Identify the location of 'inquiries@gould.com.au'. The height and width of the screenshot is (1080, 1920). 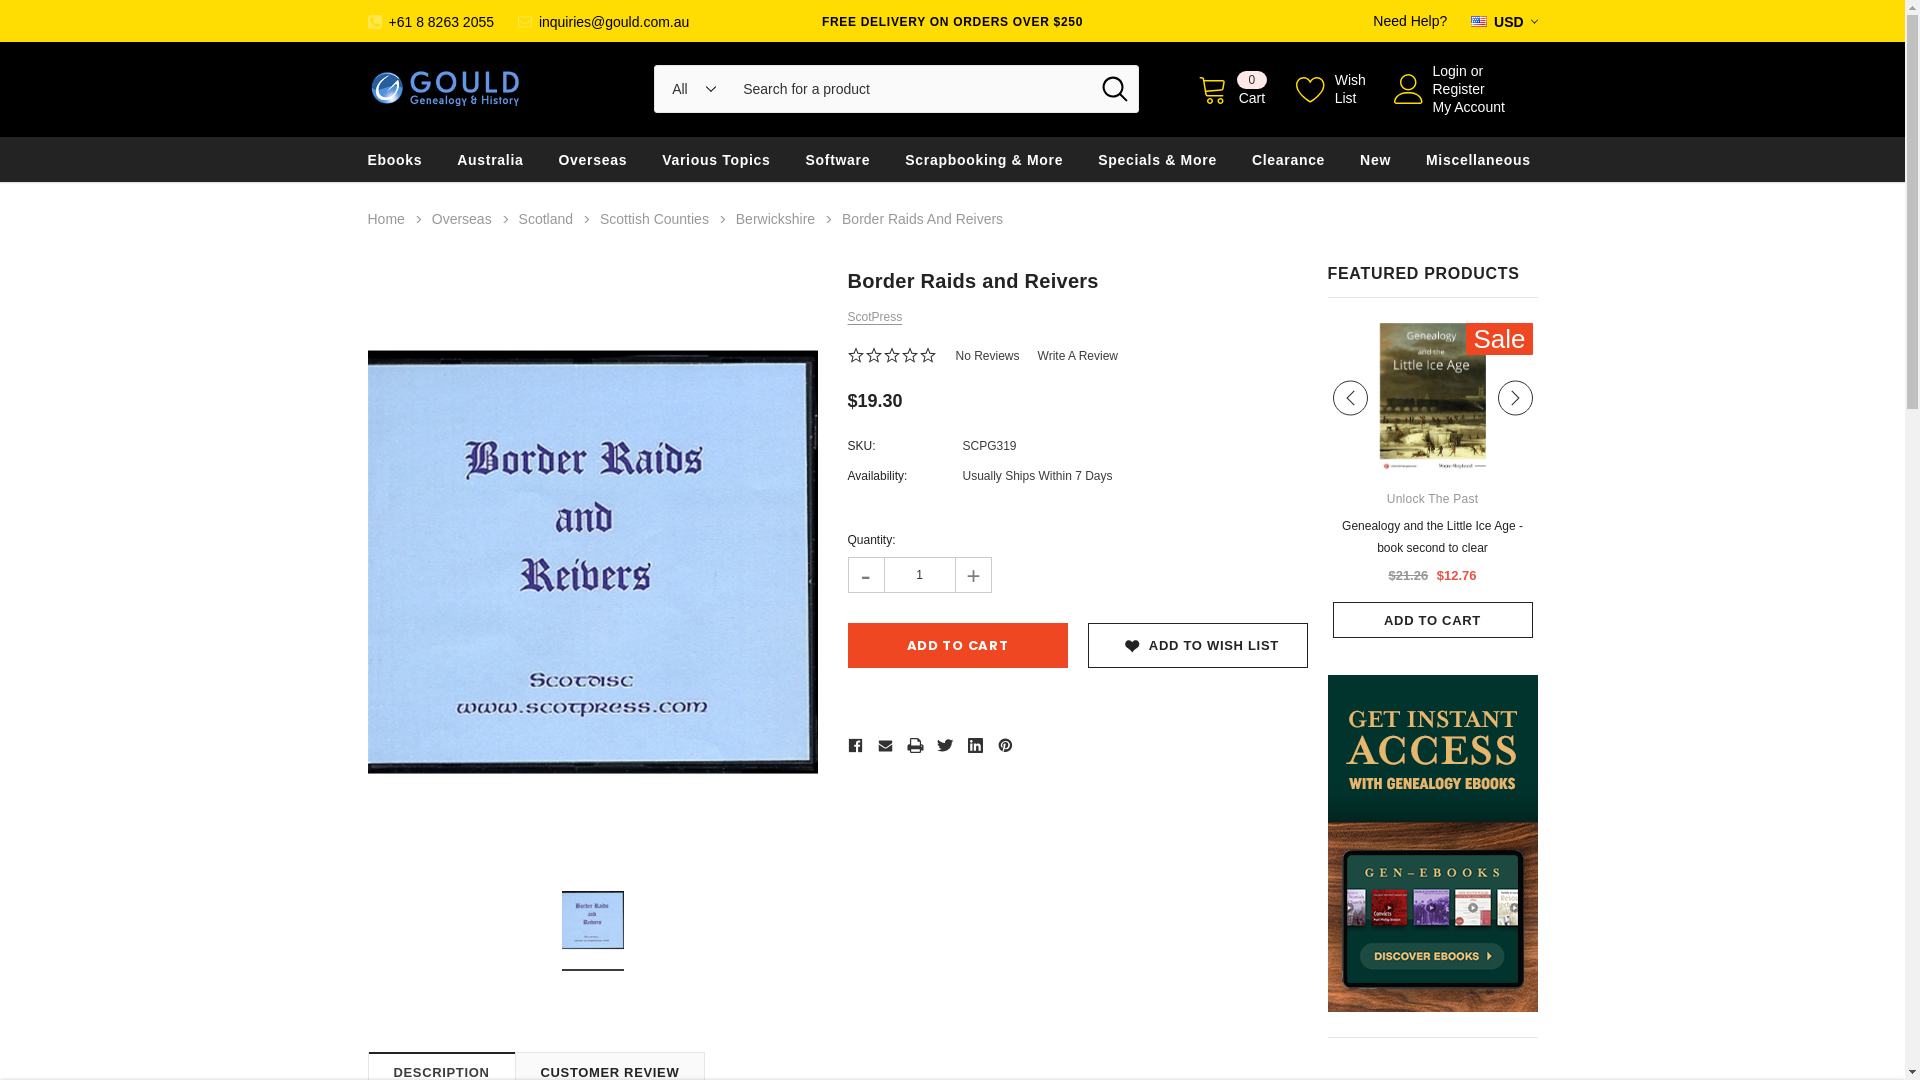
(602, 21).